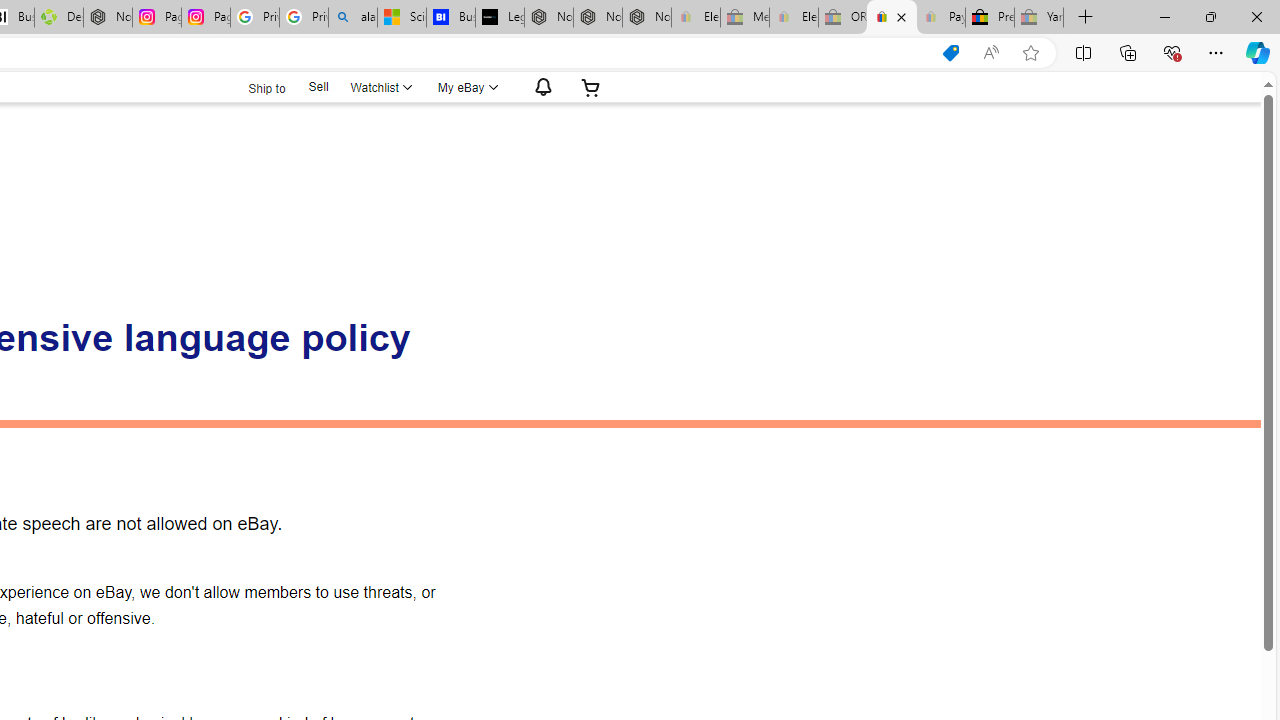 Image resolution: width=1280 pixels, height=720 pixels. What do you see at coordinates (1164, 16) in the screenshot?
I see `'Minimize'` at bounding box center [1164, 16].